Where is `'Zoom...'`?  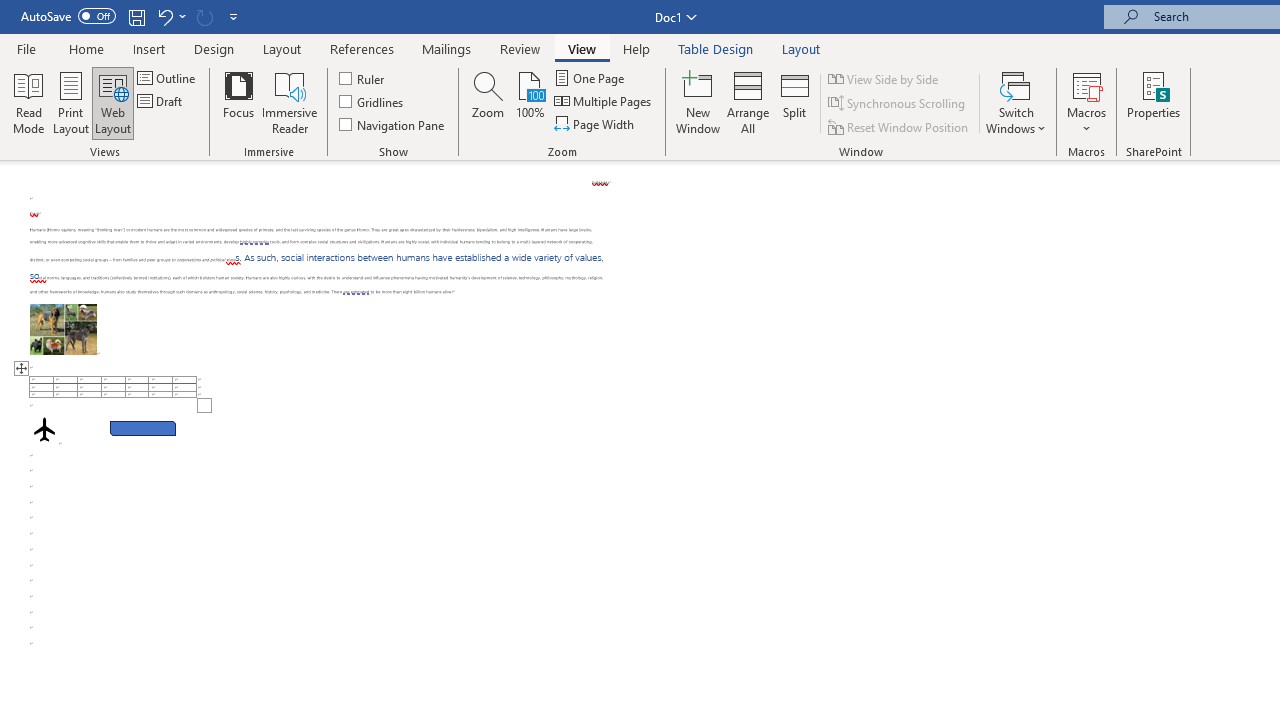
'Zoom...' is located at coordinates (488, 103).